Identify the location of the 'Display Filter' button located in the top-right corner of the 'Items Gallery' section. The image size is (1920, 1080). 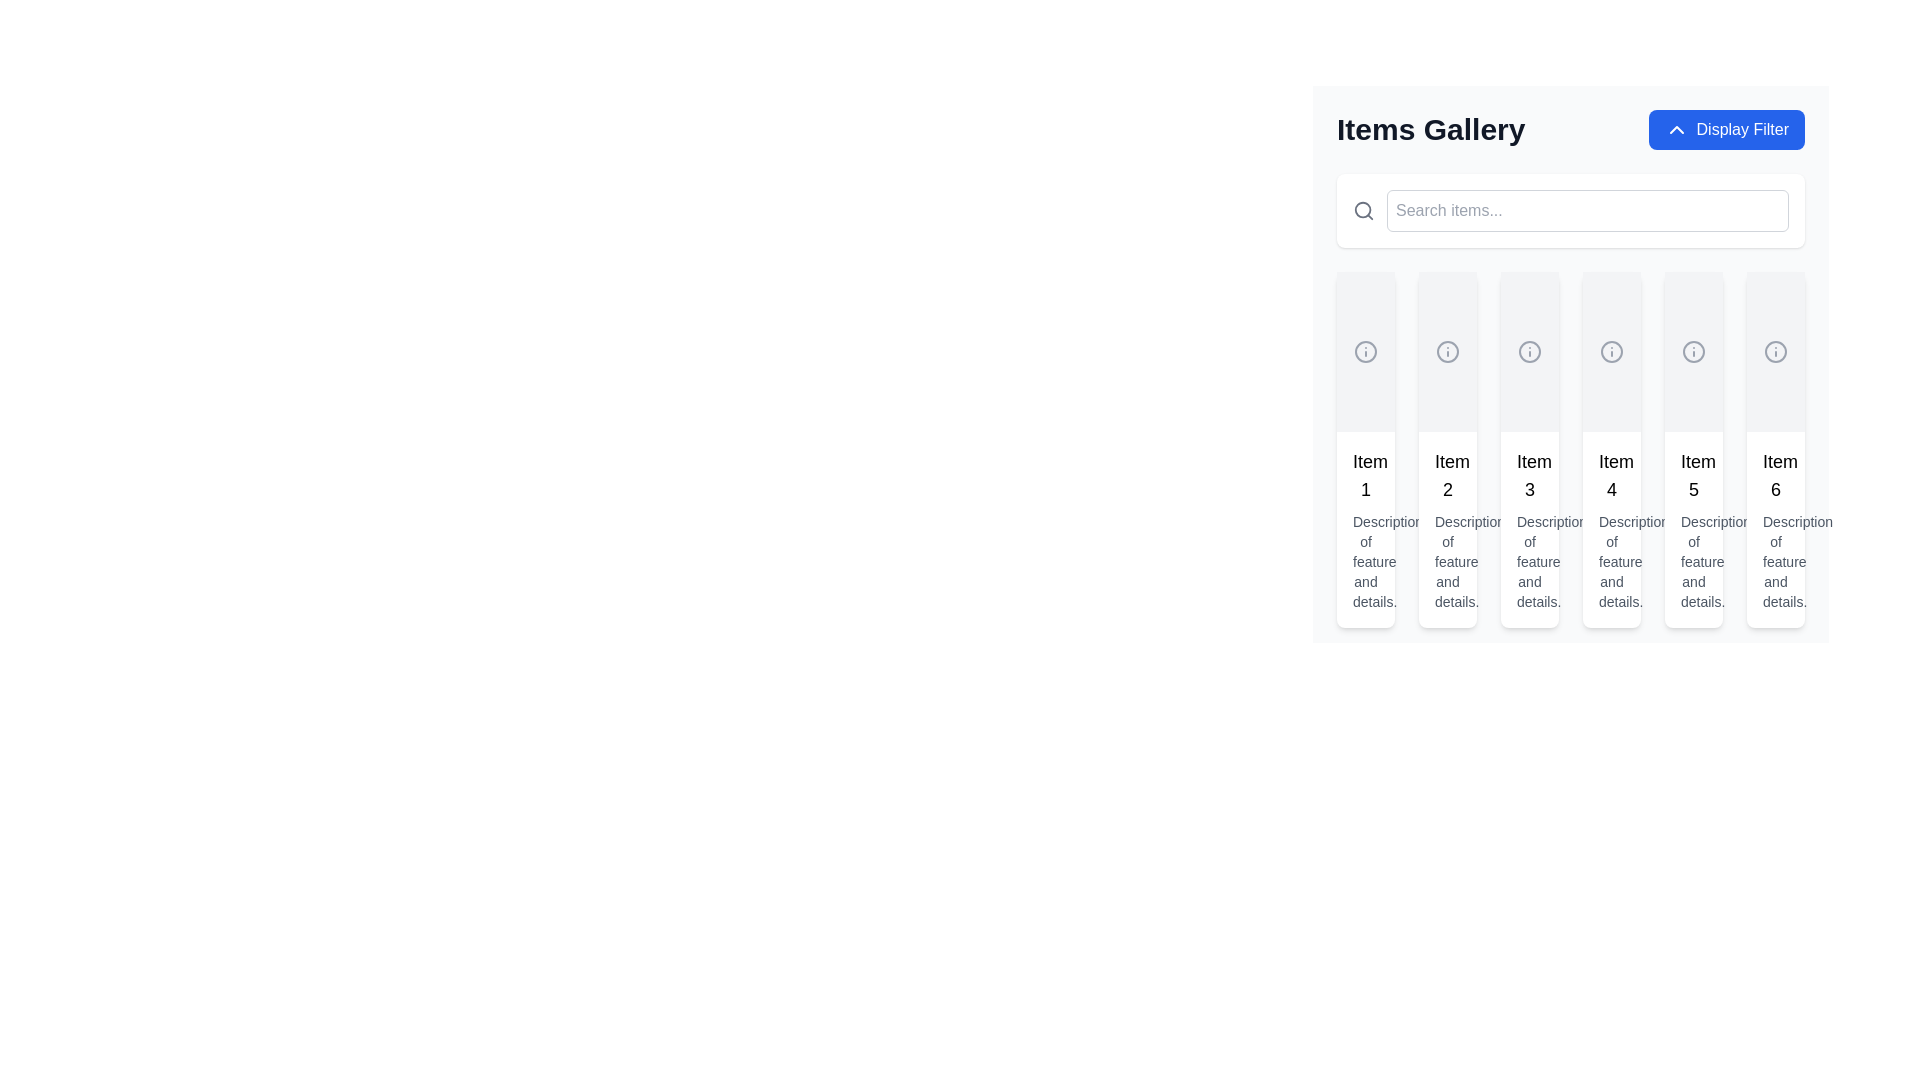
(1725, 130).